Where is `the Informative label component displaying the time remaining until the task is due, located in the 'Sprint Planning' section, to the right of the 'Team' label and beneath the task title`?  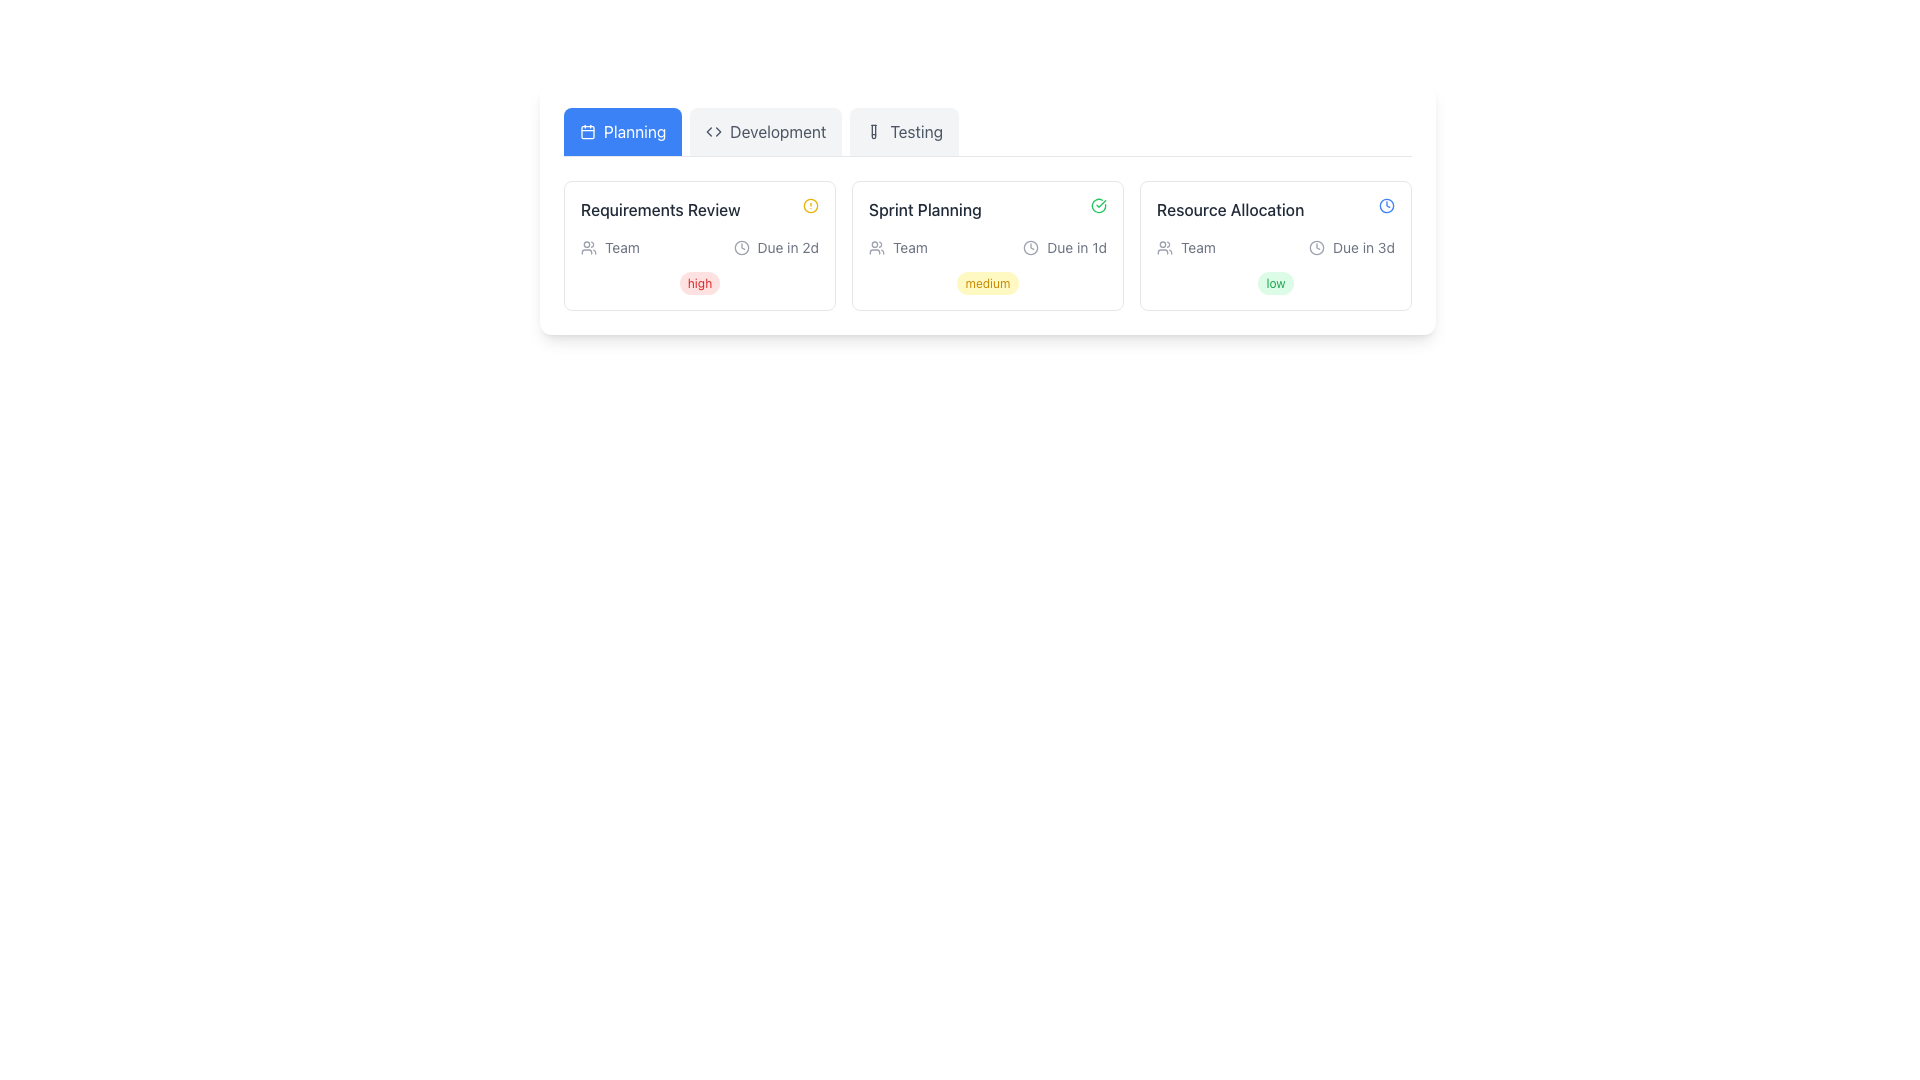 the Informative label component displaying the time remaining until the task is due, located in the 'Sprint Planning' section, to the right of the 'Team' label and beneath the task title is located at coordinates (1064, 246).